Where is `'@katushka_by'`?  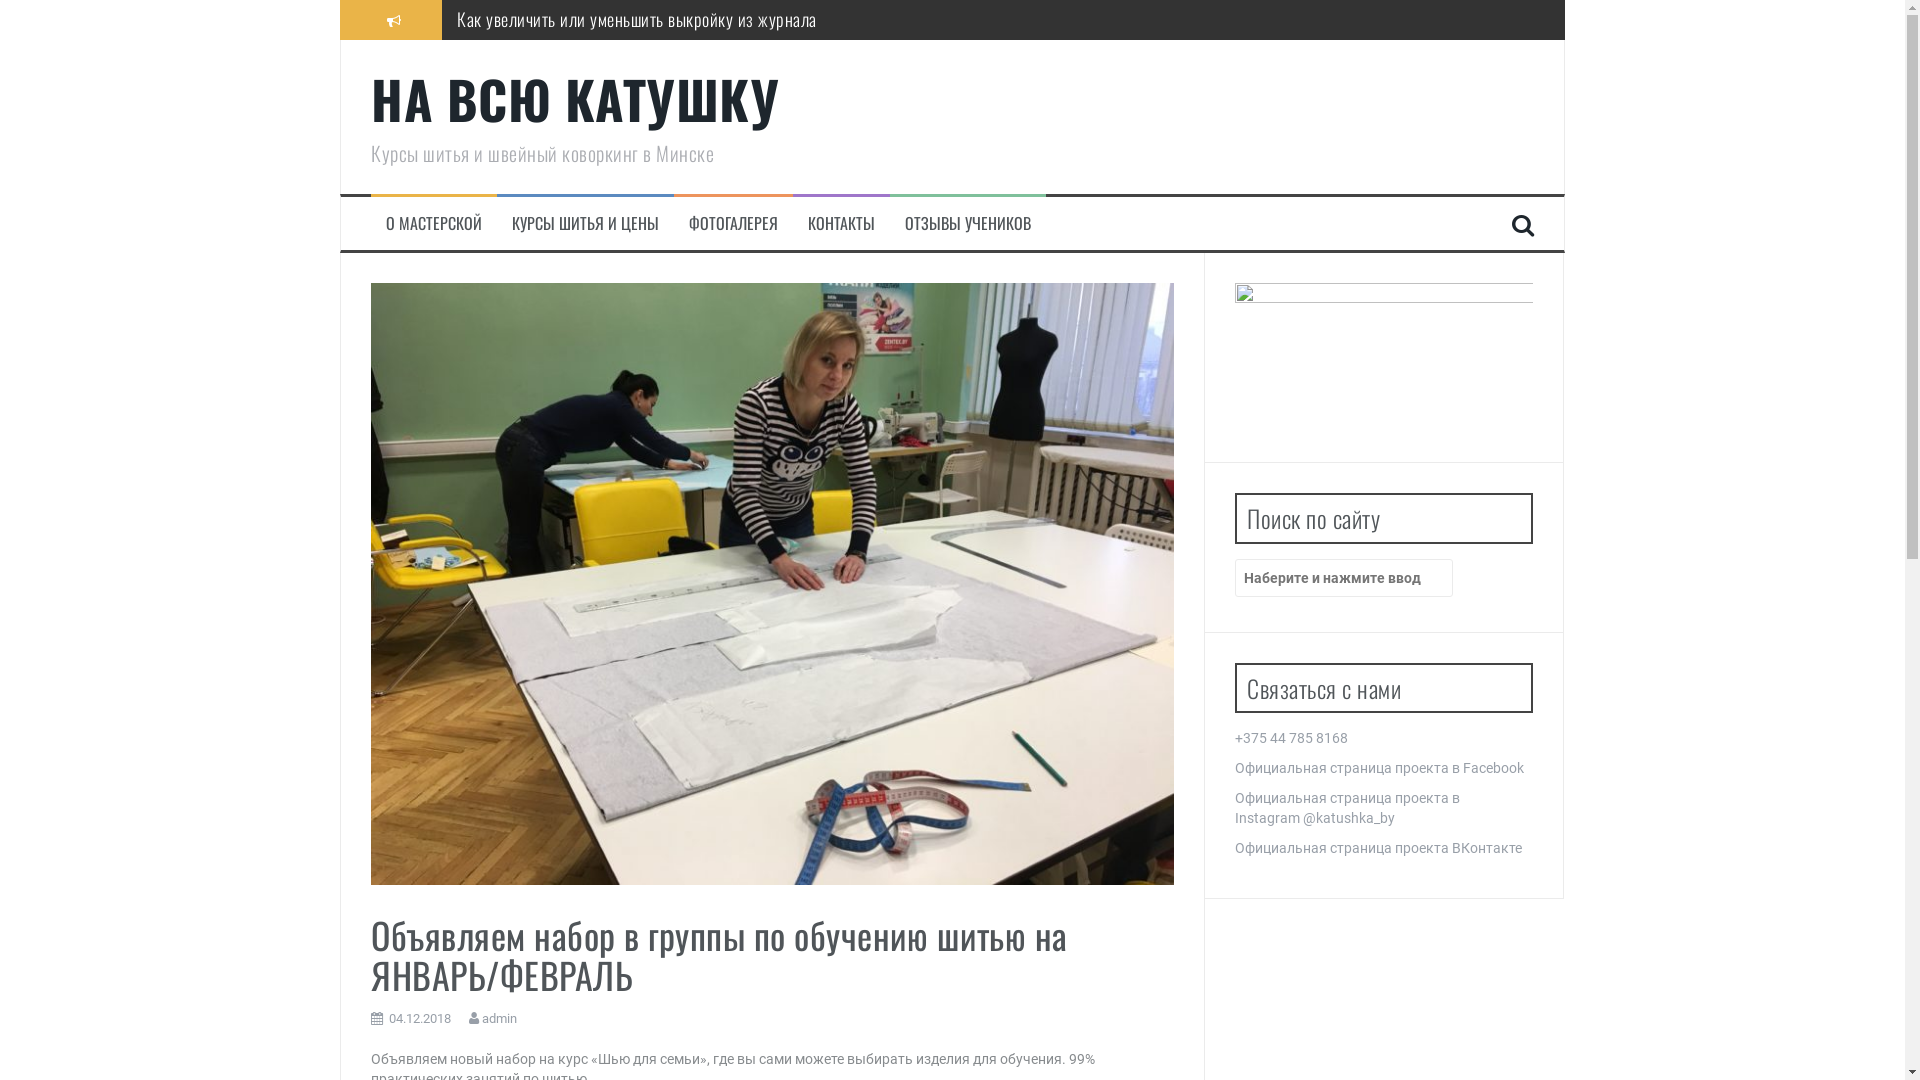
'@katushka_by' is located at coordinates (1348, 817).